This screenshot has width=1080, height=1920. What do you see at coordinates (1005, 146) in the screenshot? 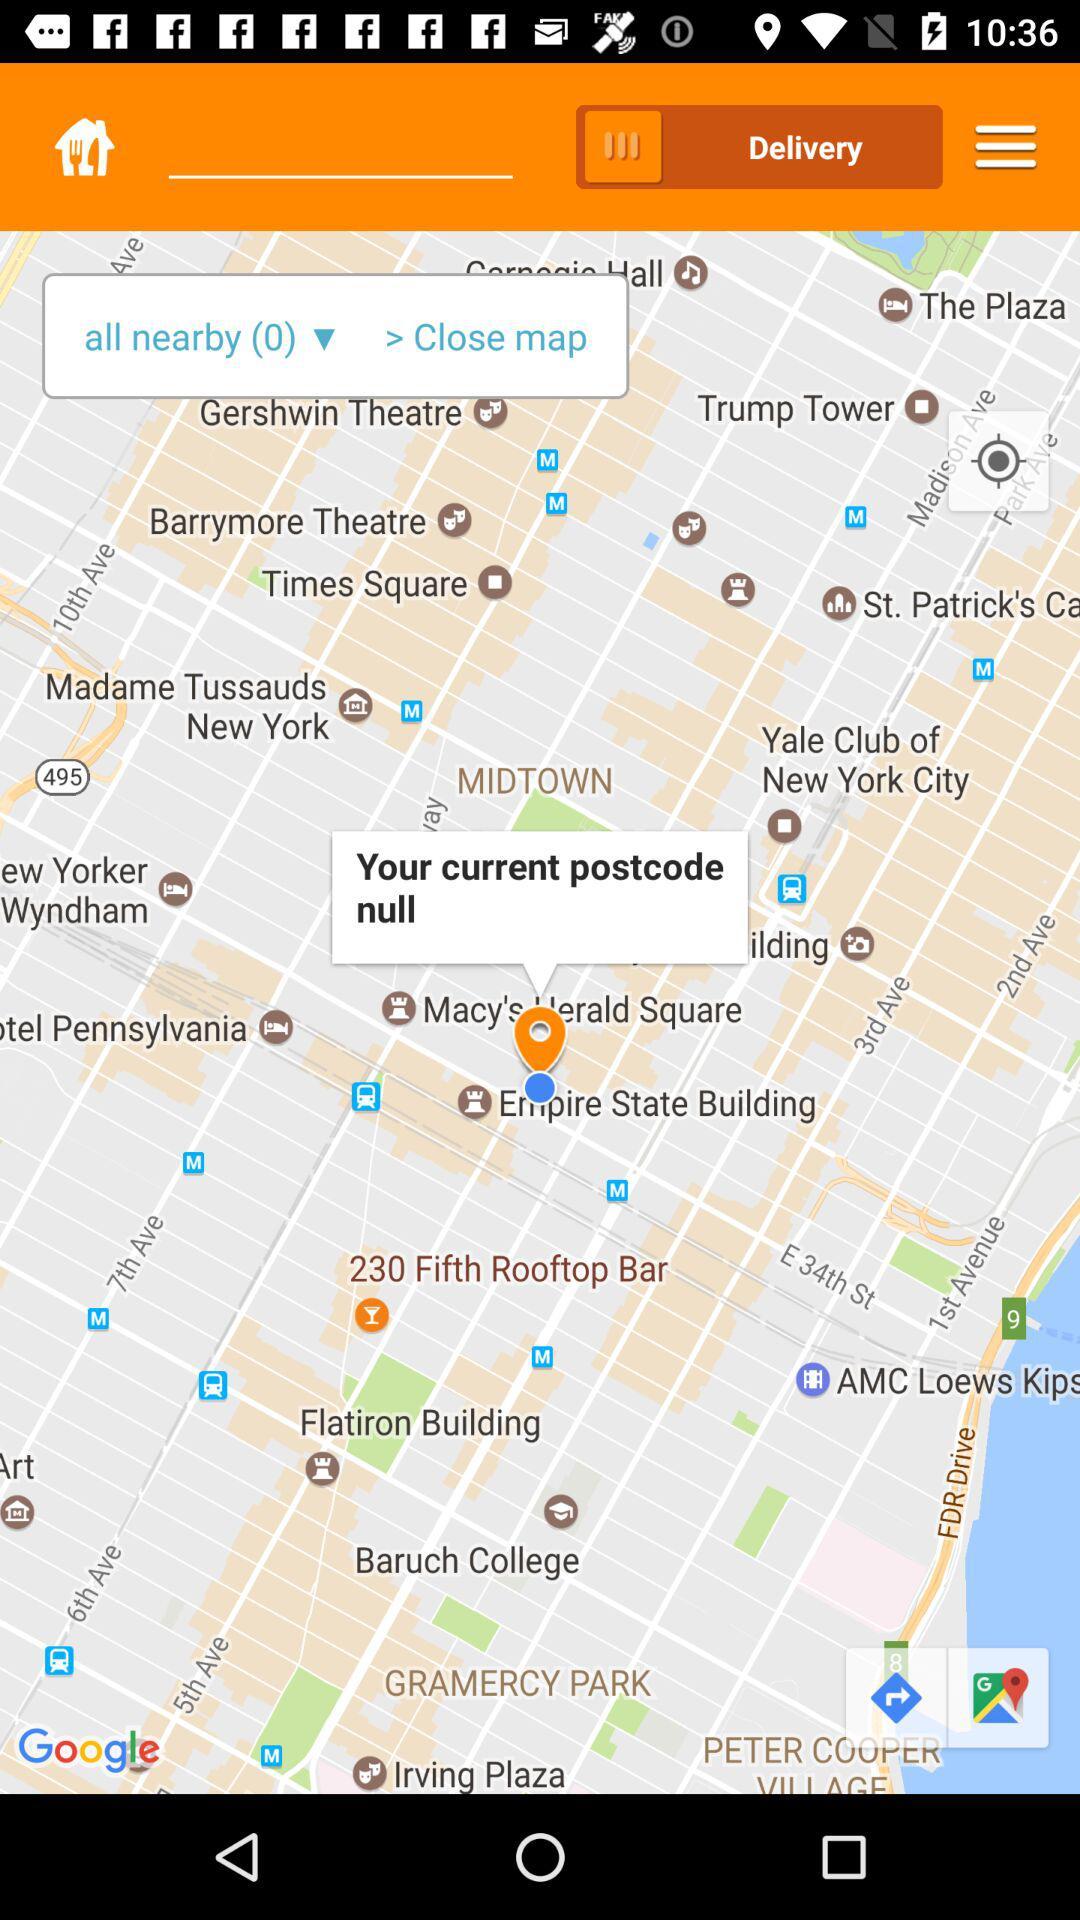
I see `icon to the right of delivery item` at bounding box center [1005, 146].